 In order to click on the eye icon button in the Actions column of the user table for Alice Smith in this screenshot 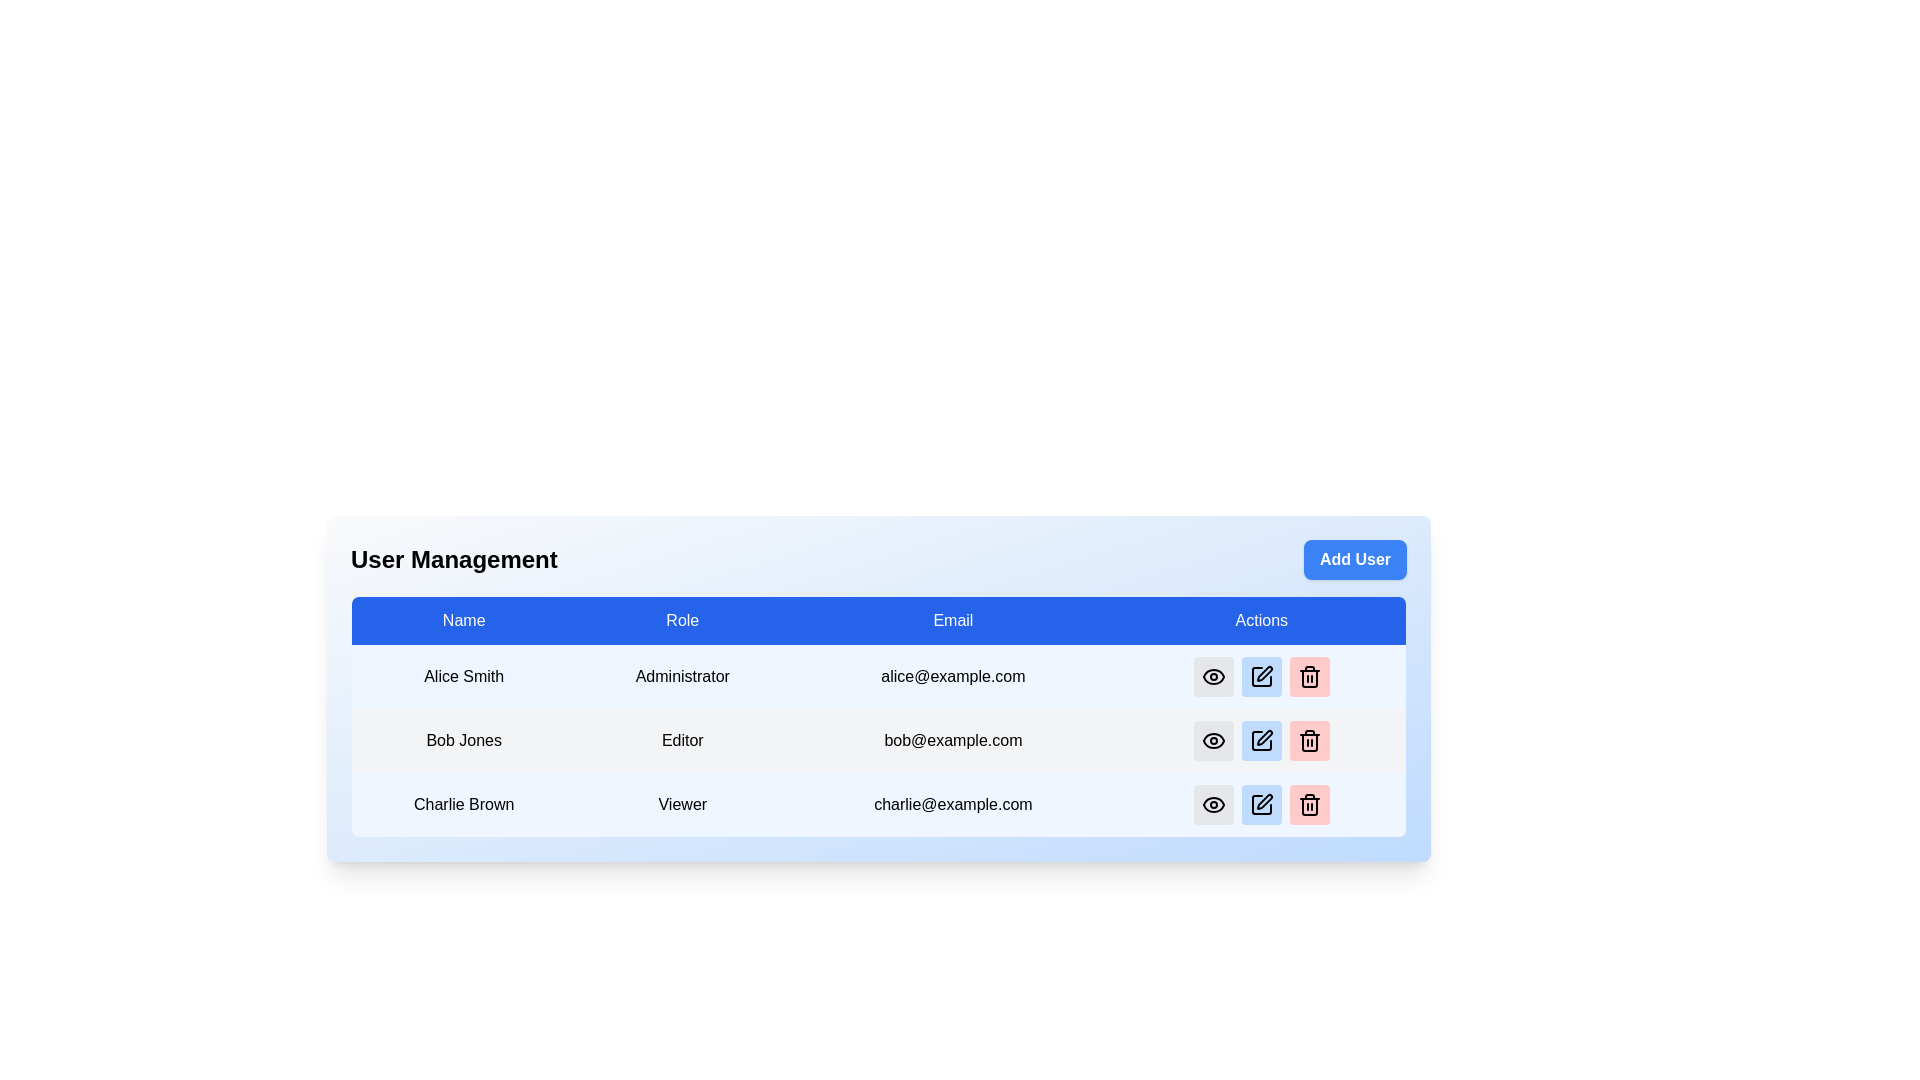, I will do `click(1212, 676)`.